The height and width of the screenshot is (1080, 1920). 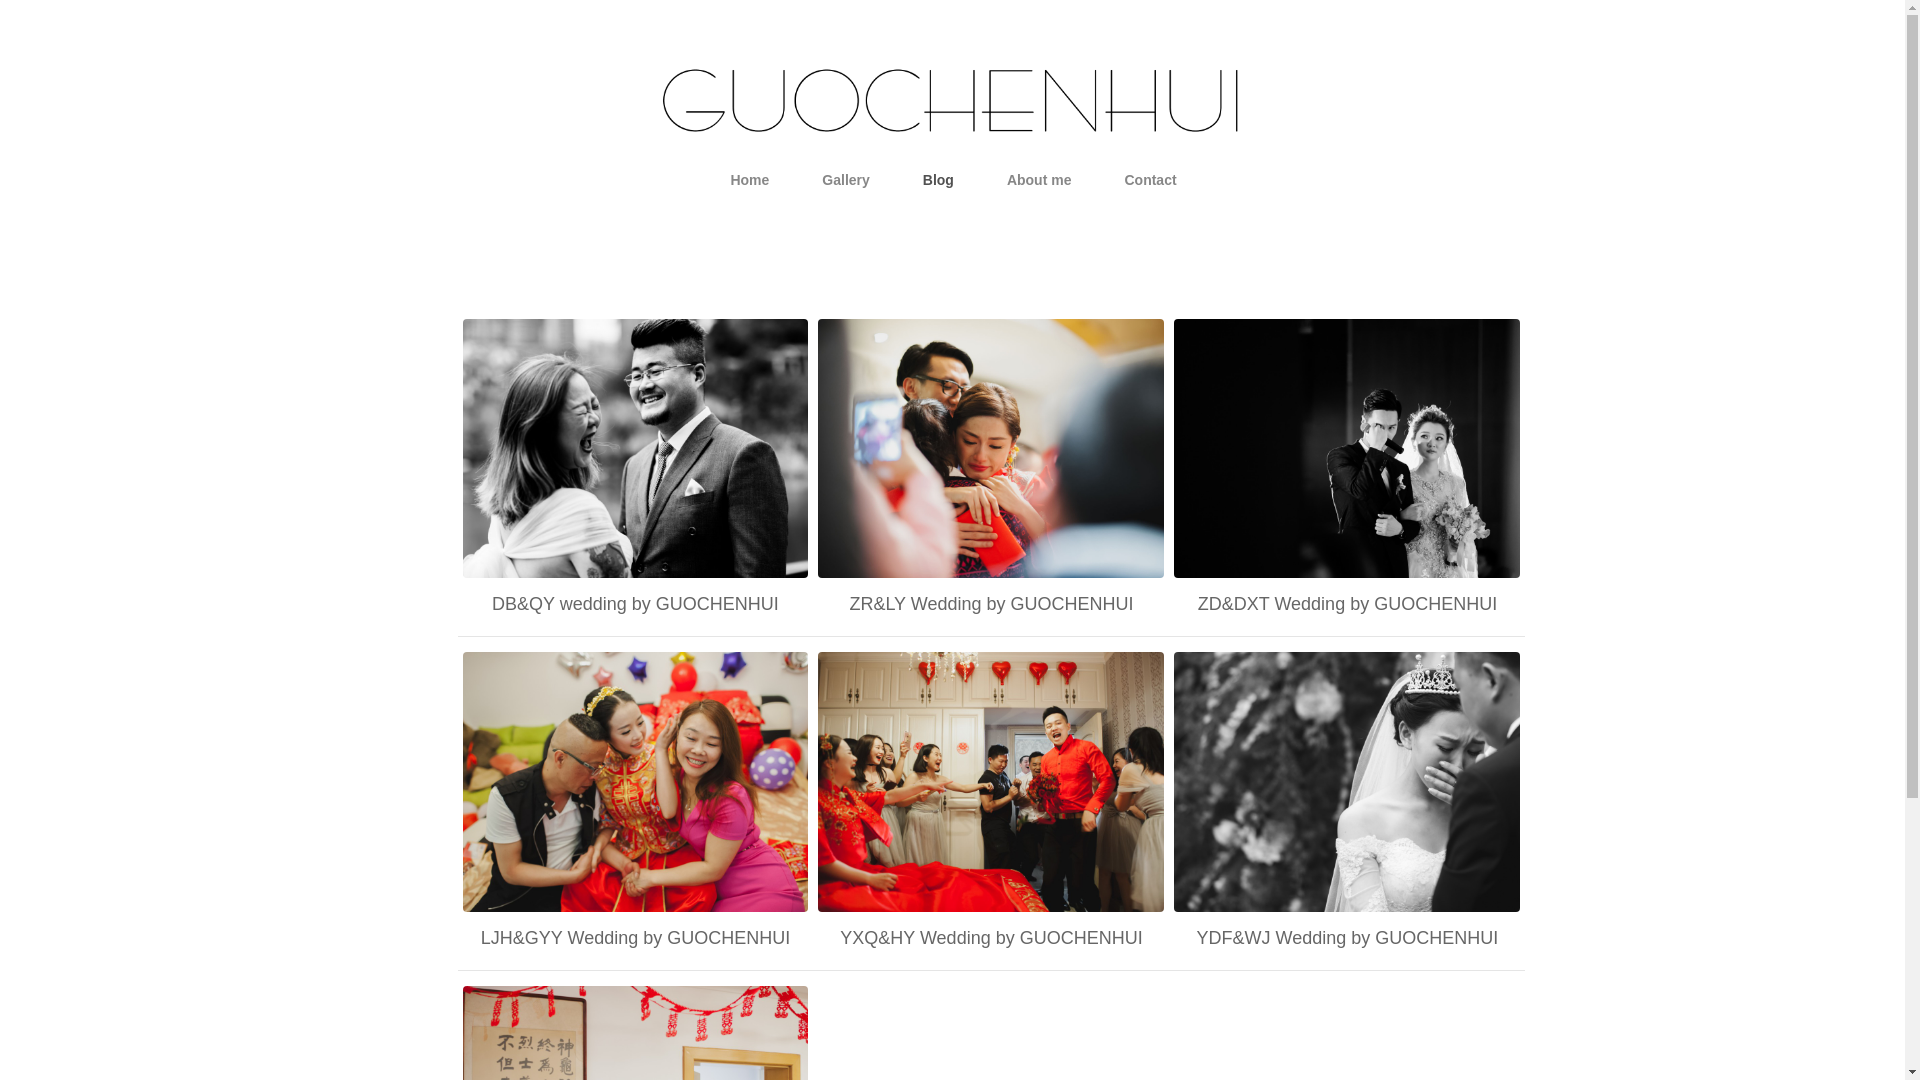 I want to click on 'Contact', so click(x=1150, y=180).